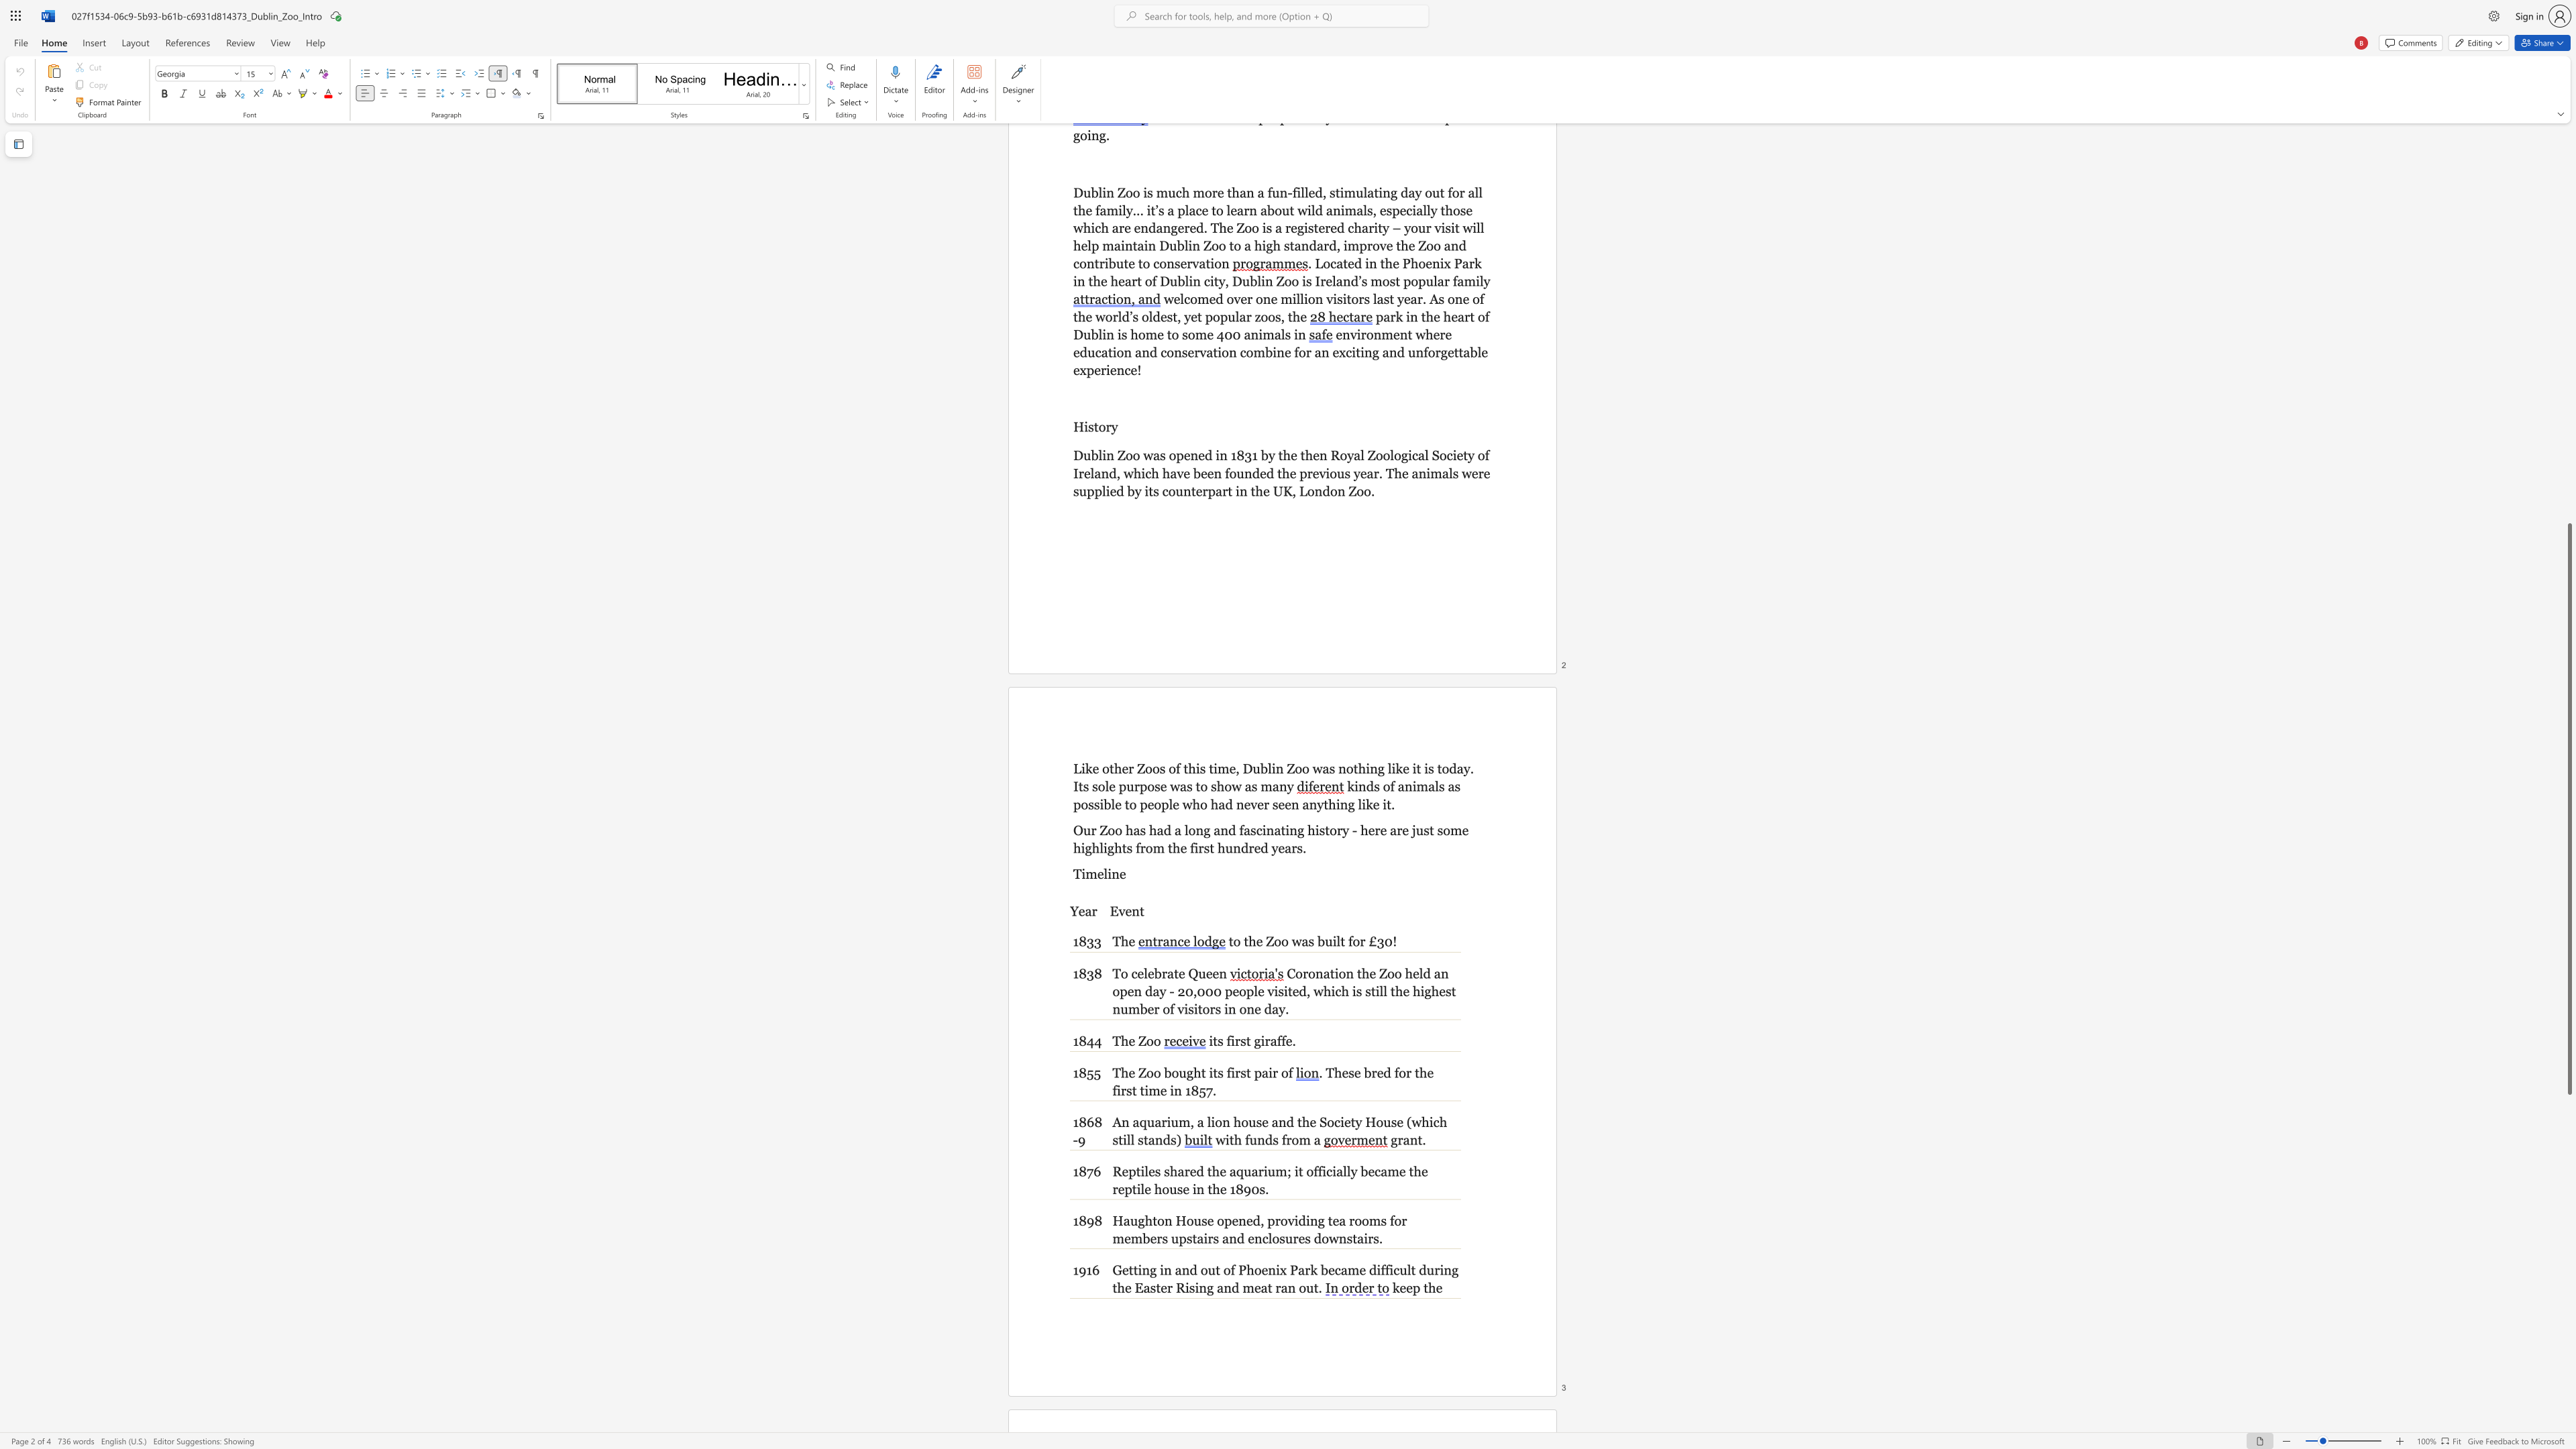 This screenshot has width=2576, height=1449. What do you see at coordinates (1218, 1121) in the screenshot?
I see `the 1th character "o" in the text` at bounding box center [1218, 1121].